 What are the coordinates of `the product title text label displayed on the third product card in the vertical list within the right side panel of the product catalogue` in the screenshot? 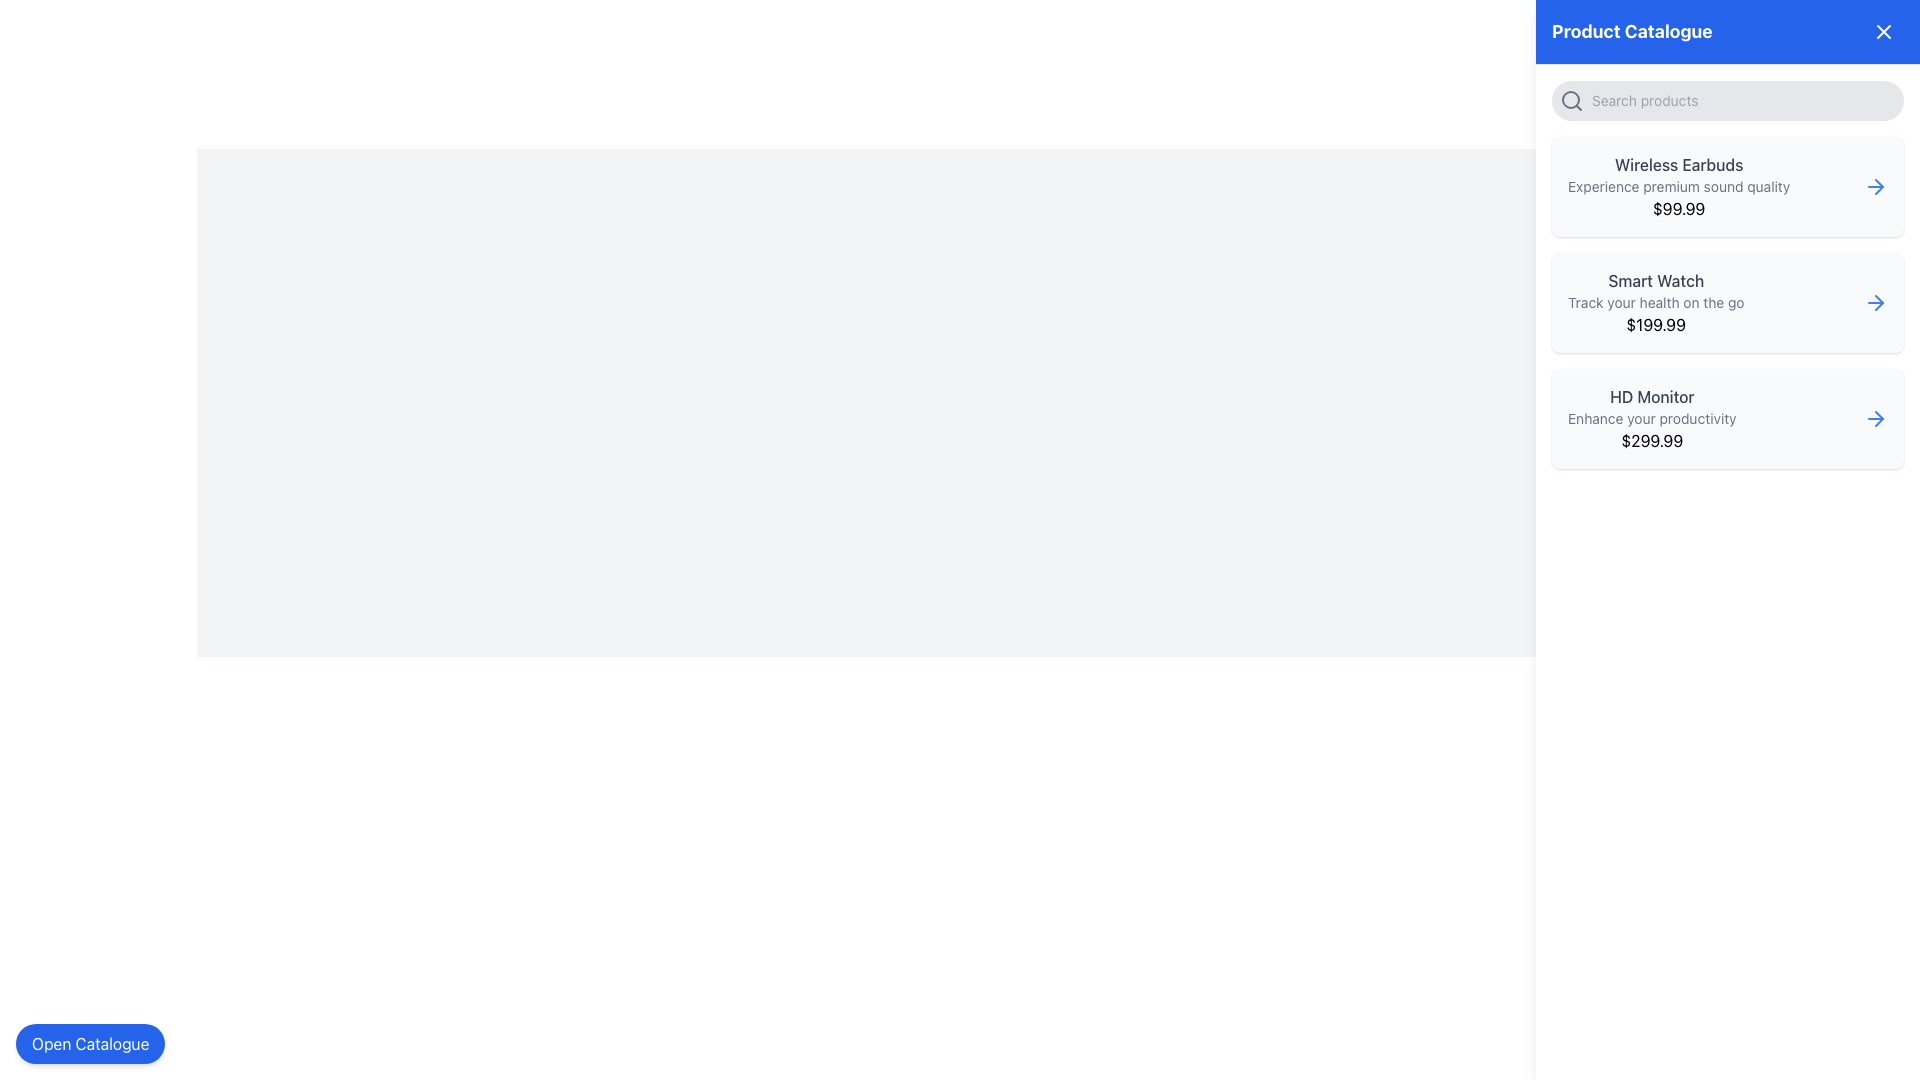 It's located at (1652, 397).